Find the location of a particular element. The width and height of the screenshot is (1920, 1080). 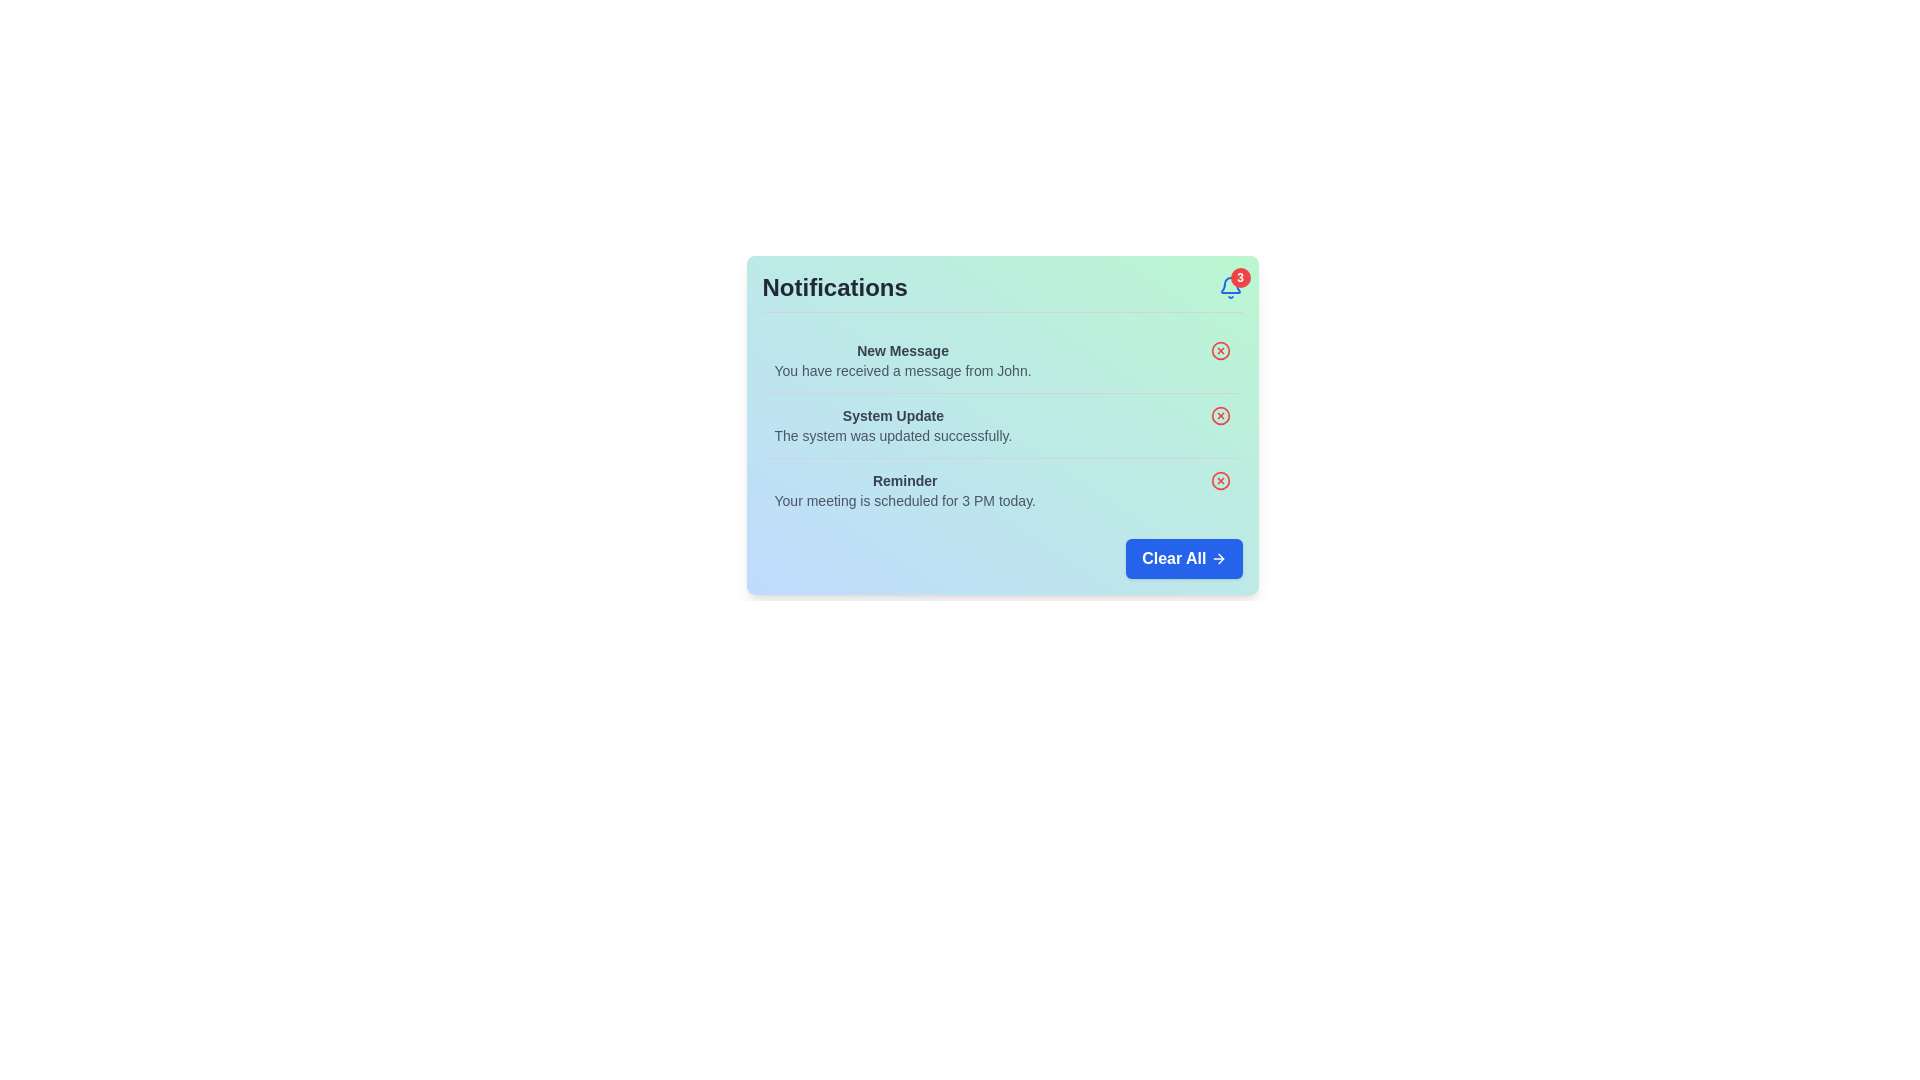

the inner circle of the circular icon located to the right of the first notification title in the notification panel is located at coordinates (1219, 350).